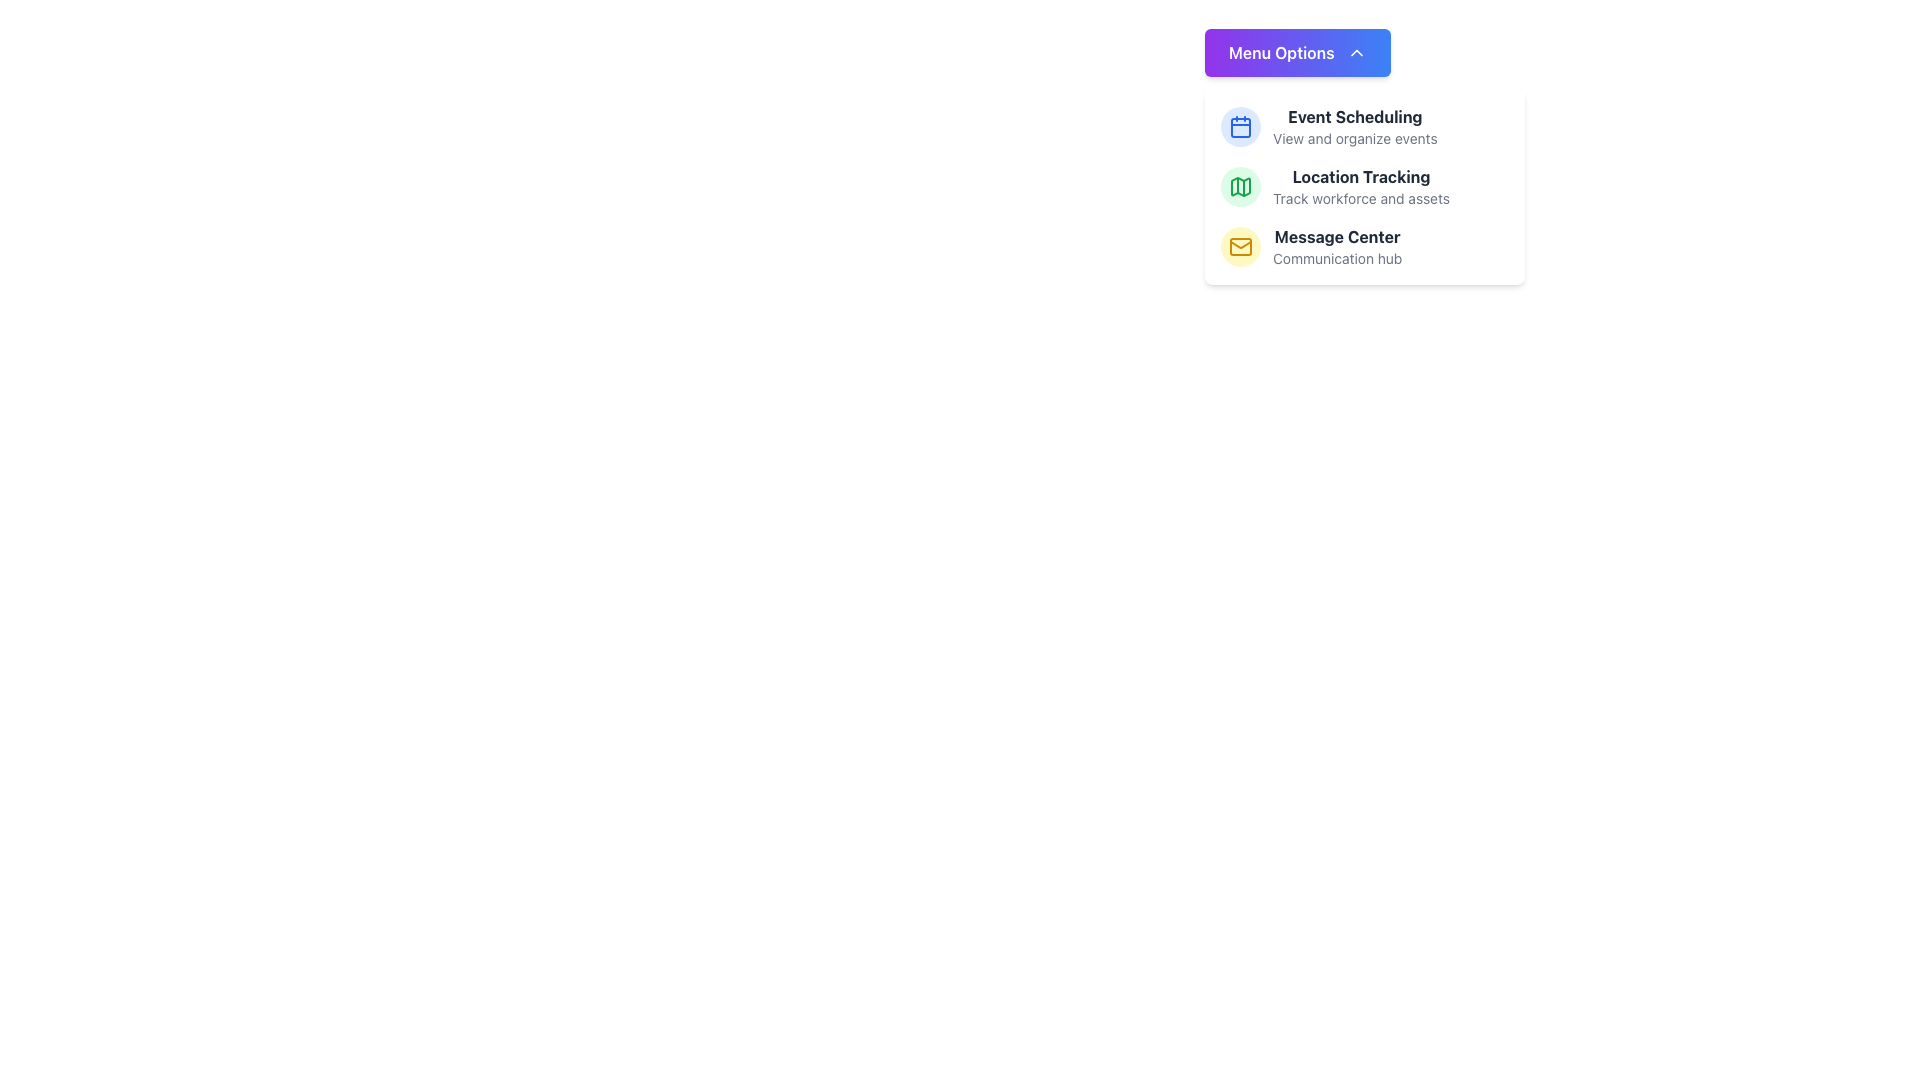  I want to click on the text element titled 'Event Scheduling' which includes the subtitle 'View and organize events.' This element is the first entry under the 'Menu Options' header, so click(1355, 127).